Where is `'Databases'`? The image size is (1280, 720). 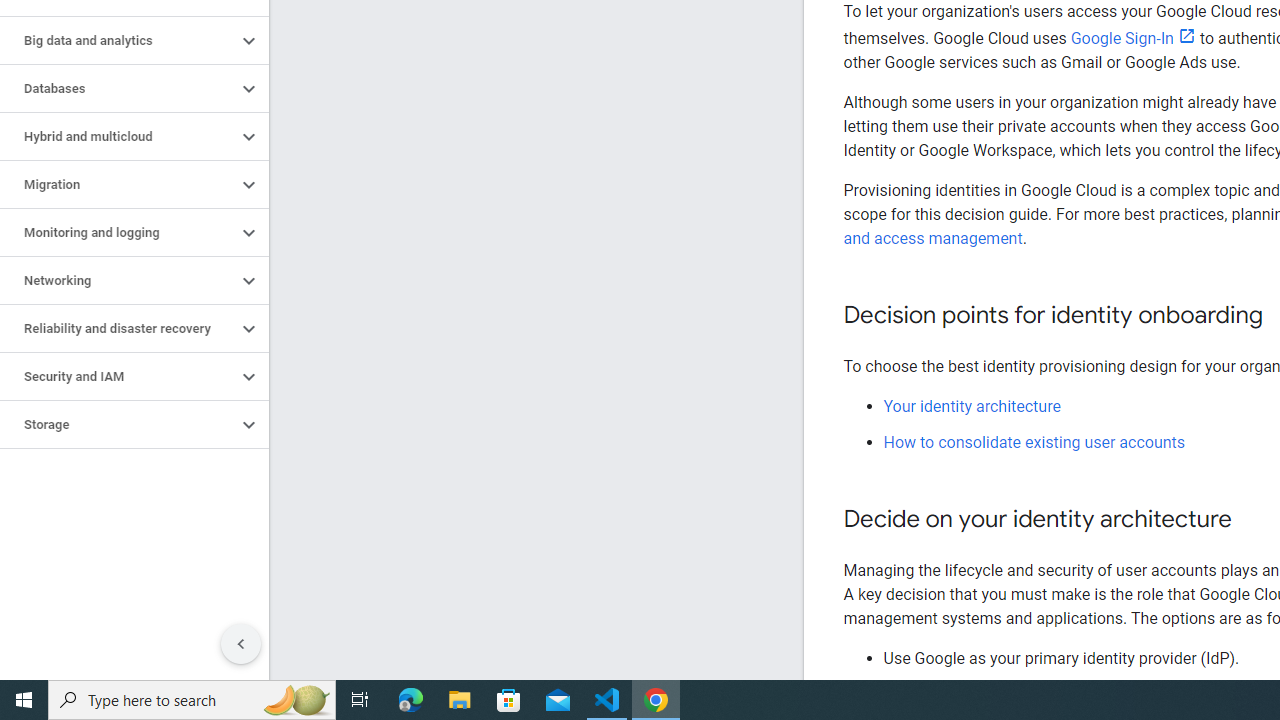 'Databases' is located at coordinates (117, 87).